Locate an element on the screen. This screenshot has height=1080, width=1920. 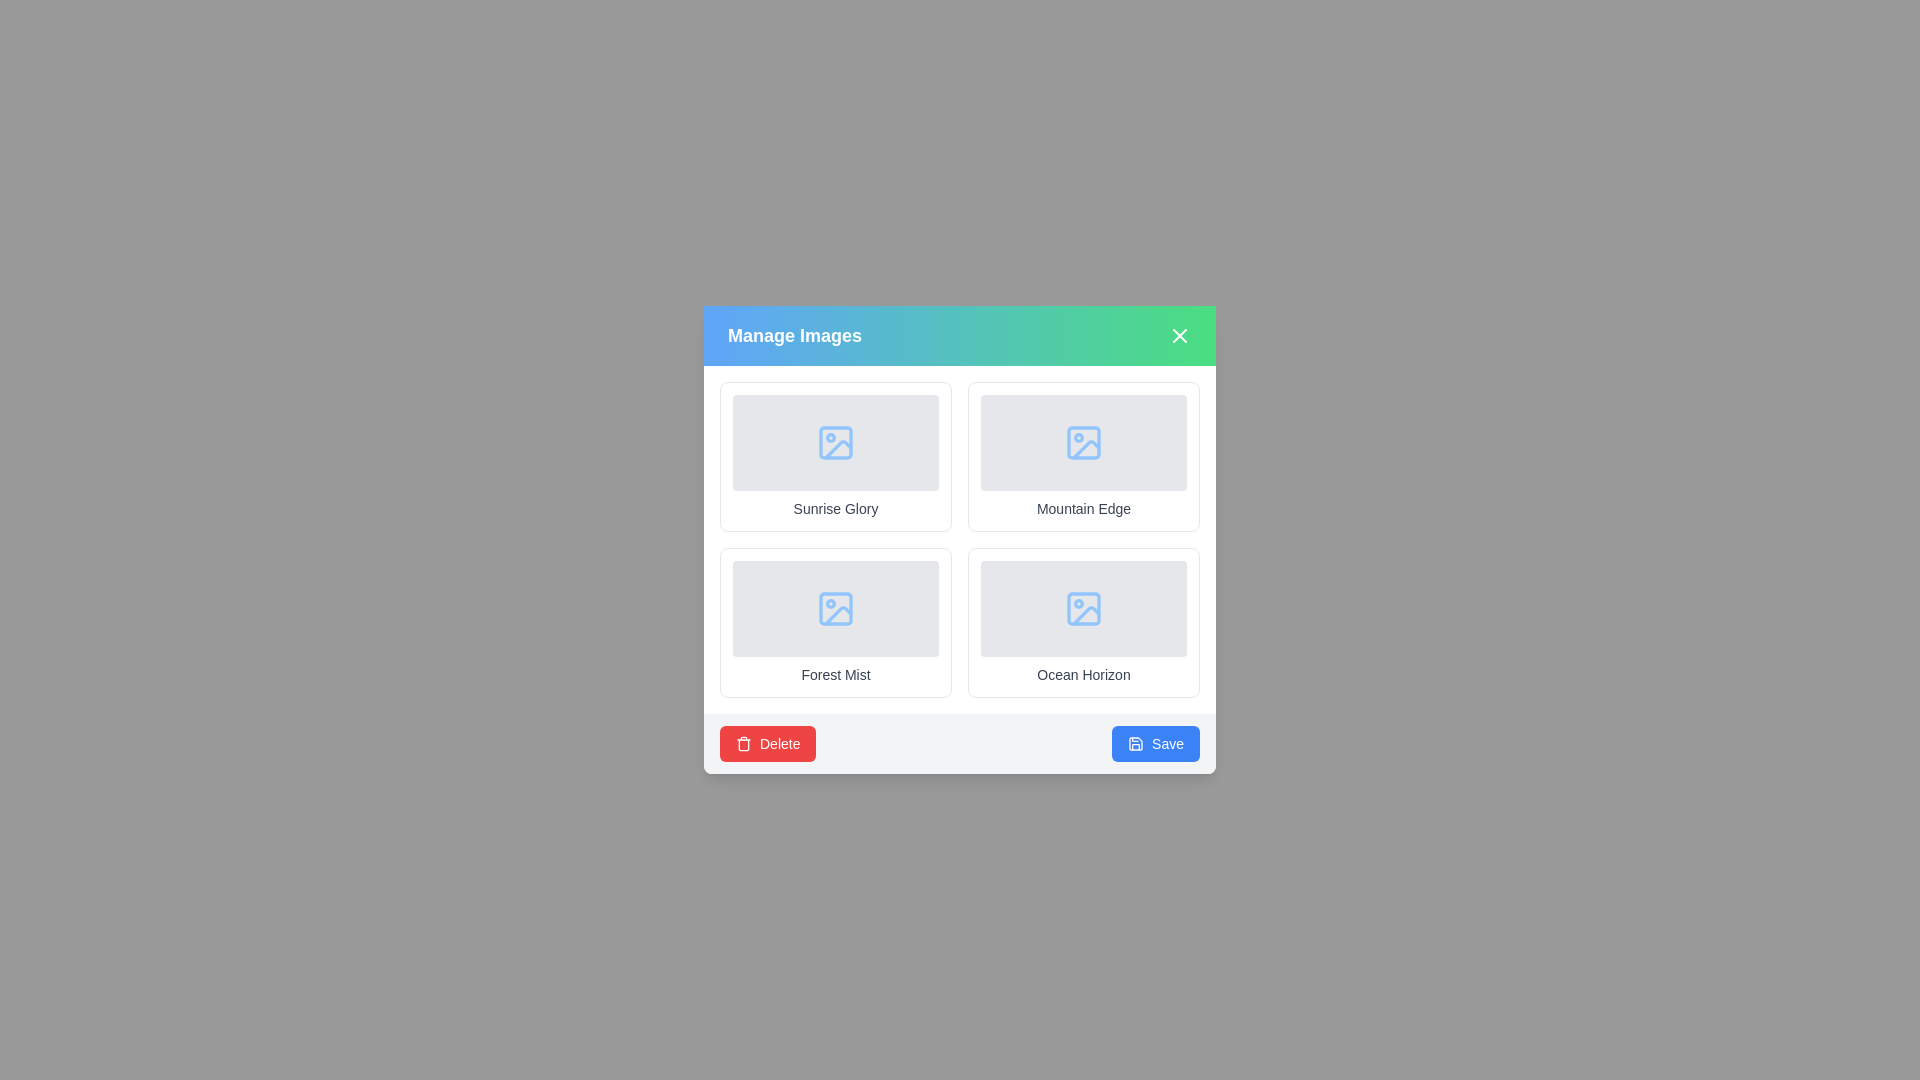
the graphical placeholder labeled 'Ocean Horizon' which is a rectangular area with a light gray background and a blue photo icon, located in the lower-left cell of the 'Manage Images' dialog box is located at coordinates (1083, 608).